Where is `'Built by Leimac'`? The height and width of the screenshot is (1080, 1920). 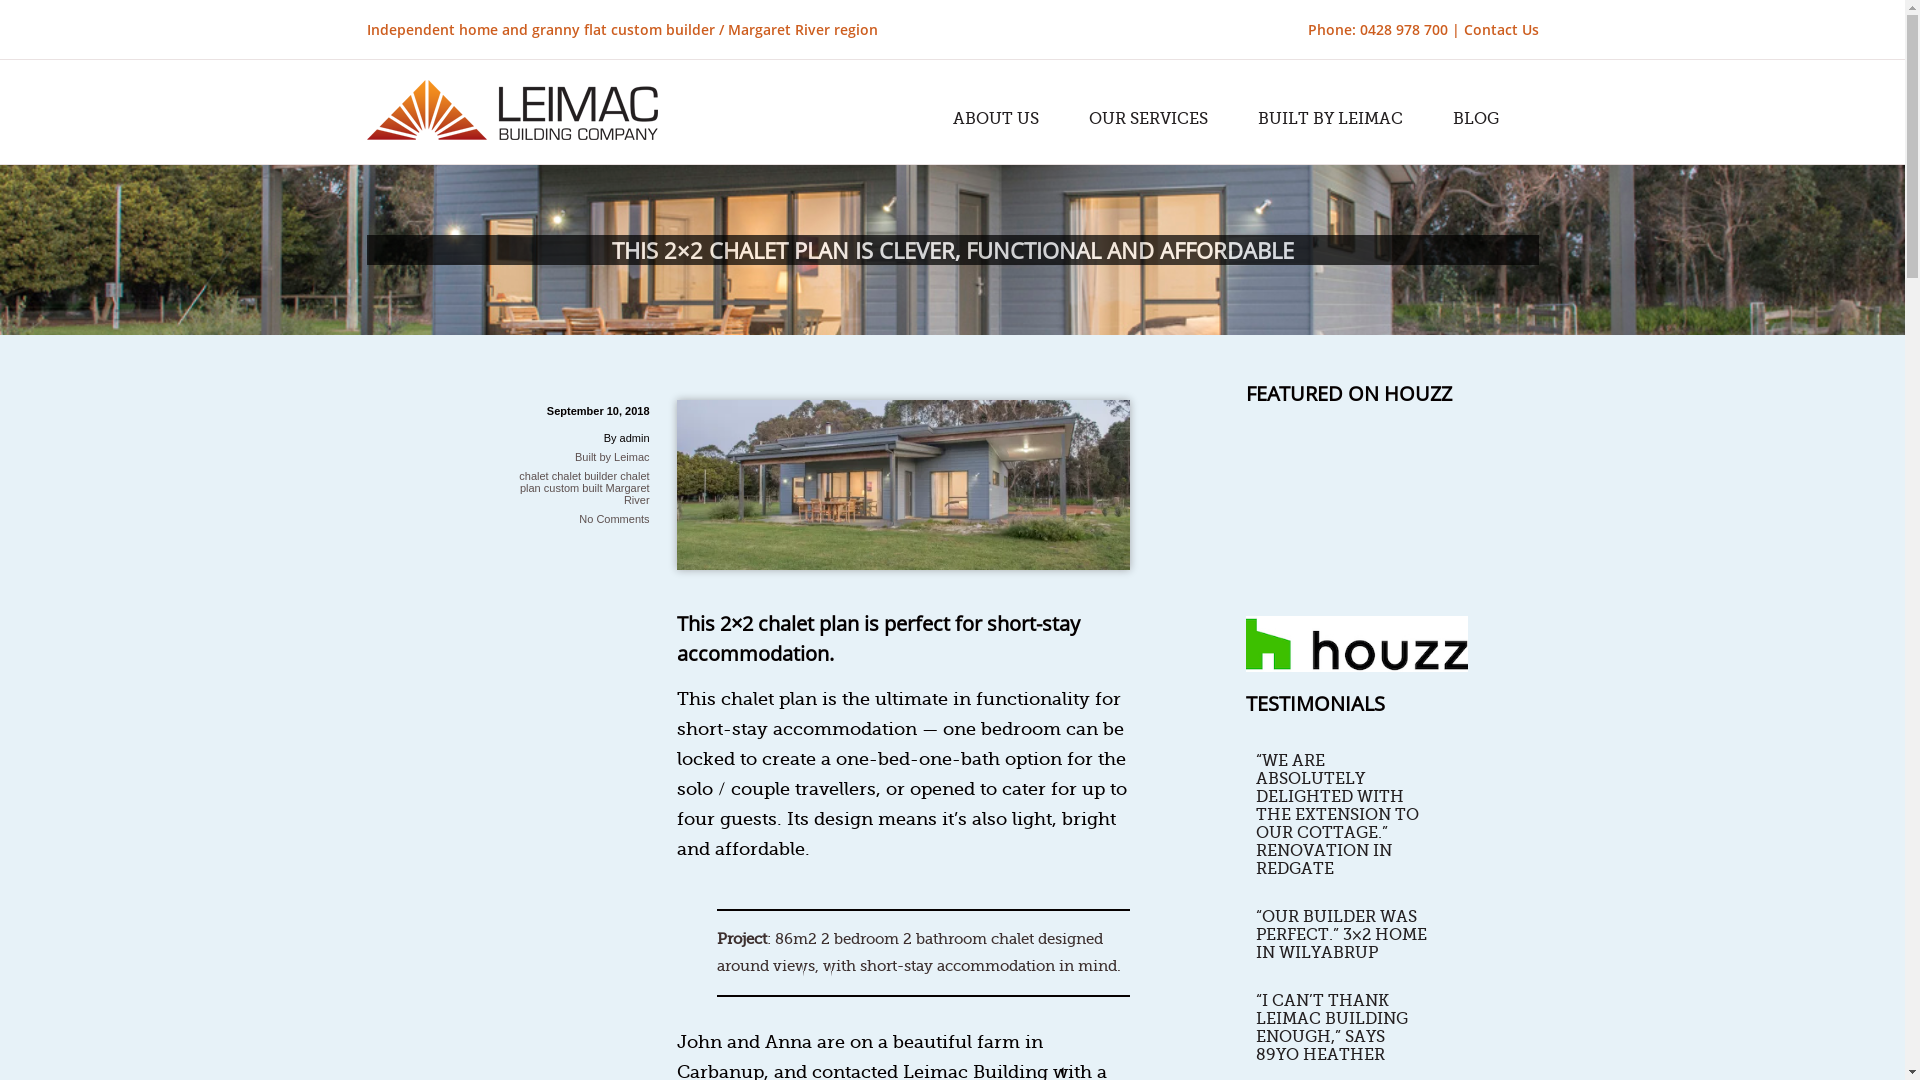 'Built by Leimac' is located at coordinates (611, 456).